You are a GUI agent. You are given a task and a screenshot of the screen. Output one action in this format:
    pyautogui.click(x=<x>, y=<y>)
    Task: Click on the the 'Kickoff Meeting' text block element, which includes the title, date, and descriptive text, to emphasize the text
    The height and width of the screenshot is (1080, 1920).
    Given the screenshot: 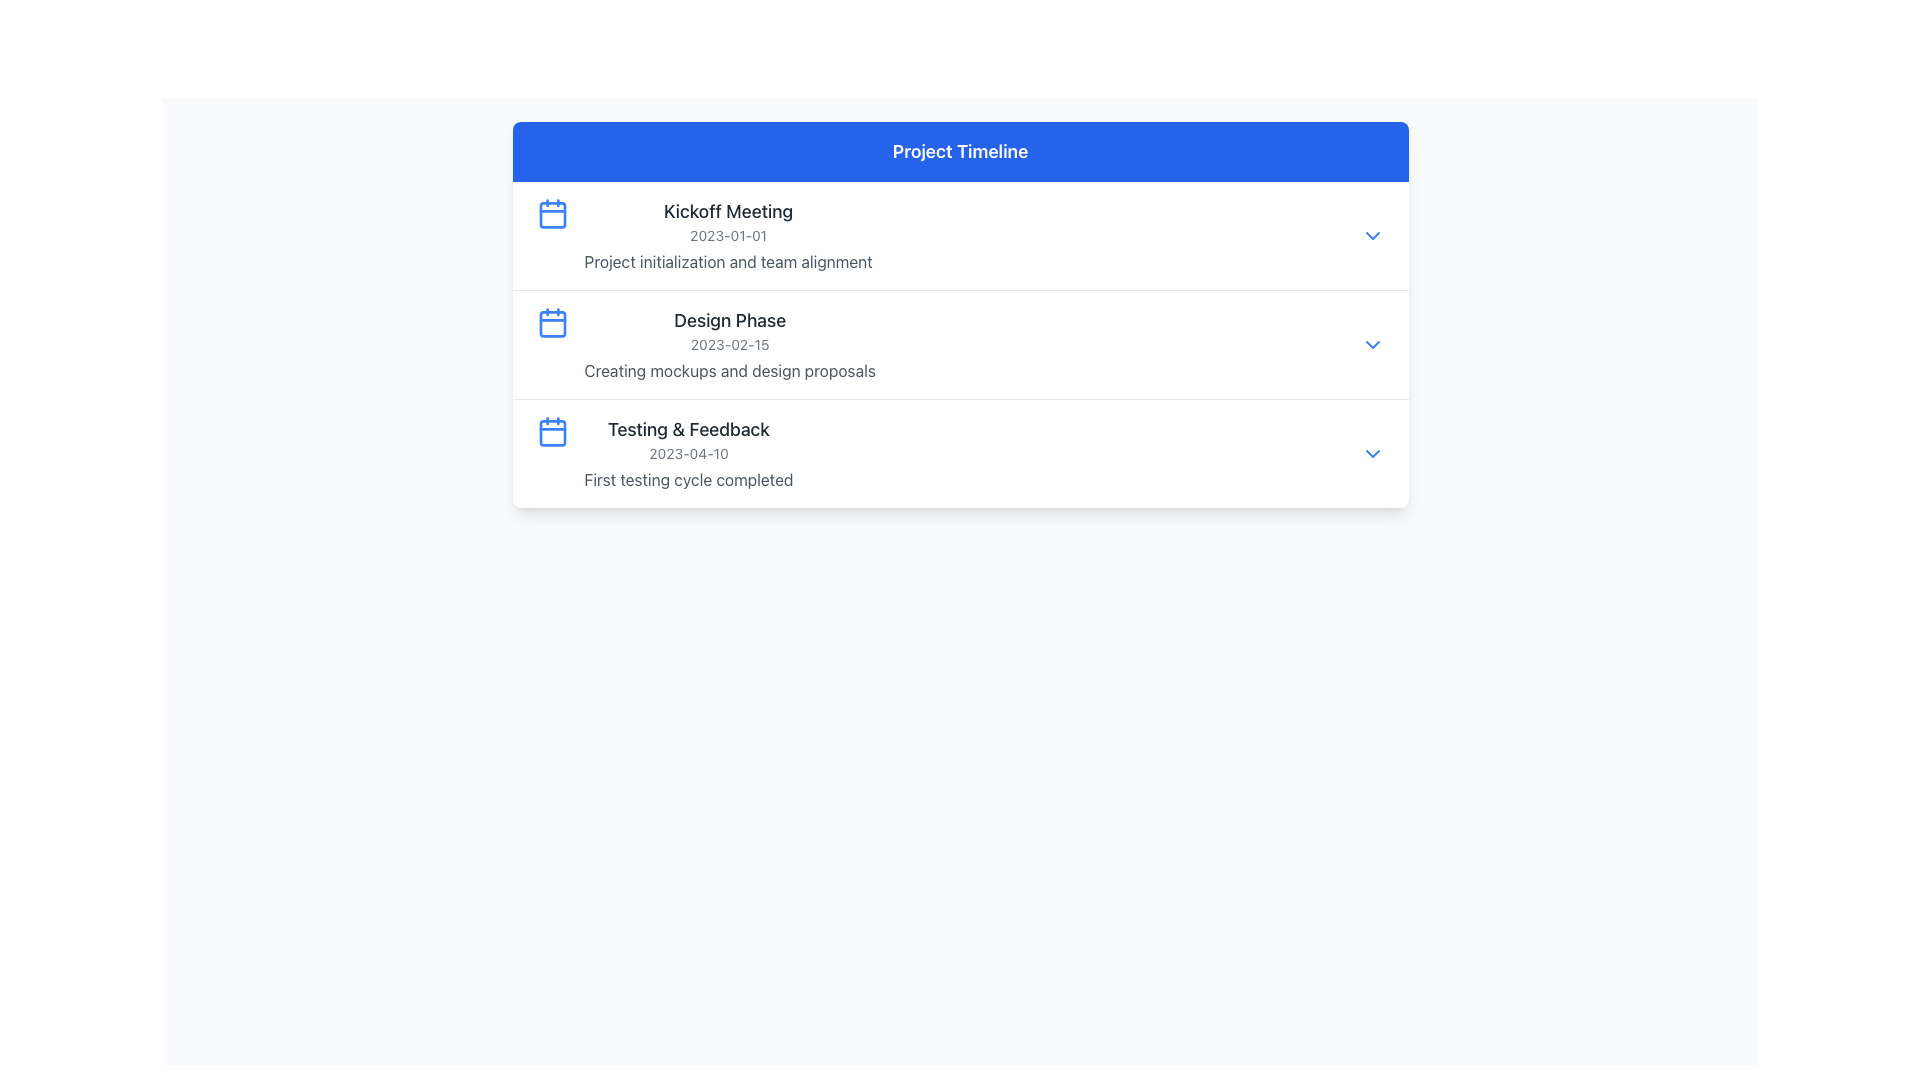 What is the action you would take?
    pyautogui.click(x=727, y=234)
    